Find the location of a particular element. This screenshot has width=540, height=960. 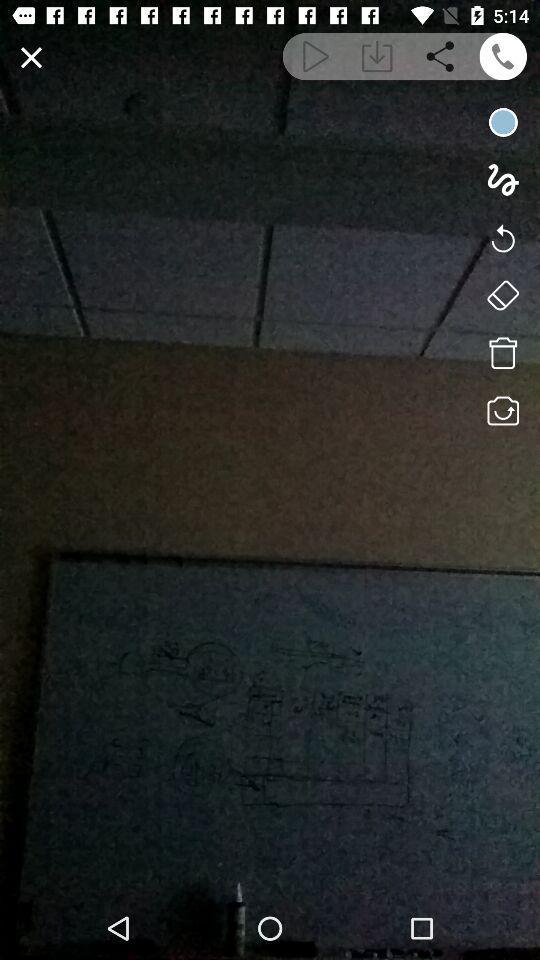

the refresh icon is located at coordinates (502, 237).